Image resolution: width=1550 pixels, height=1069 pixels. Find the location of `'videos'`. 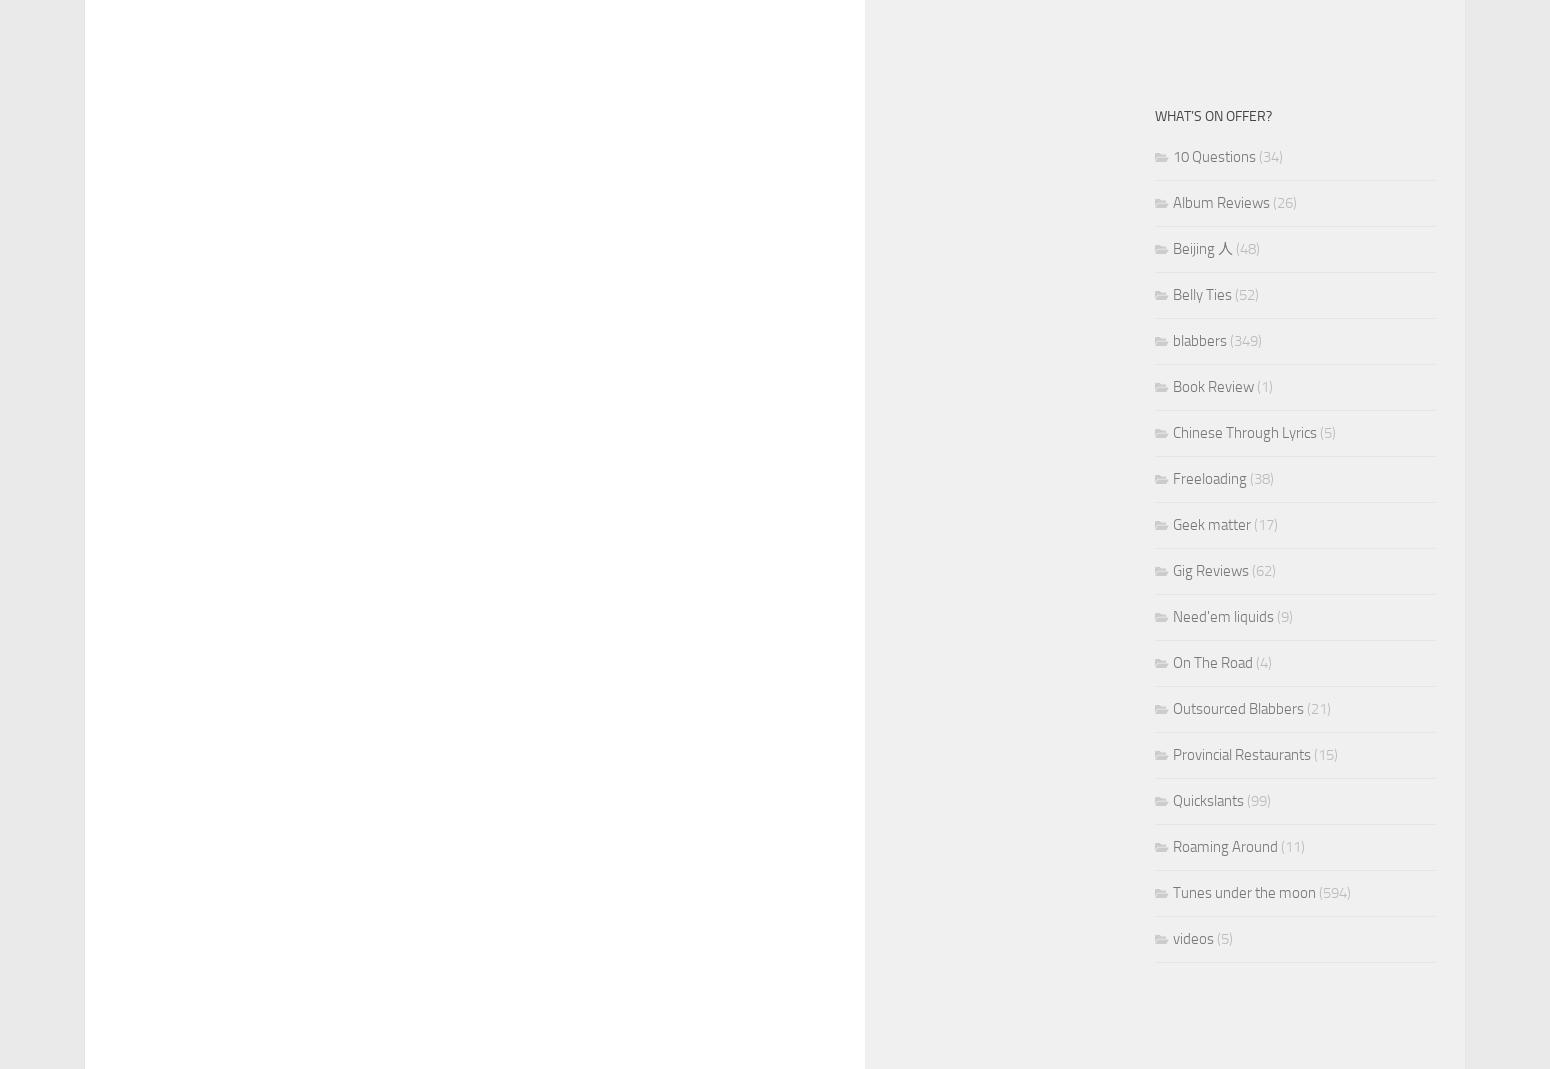

'videos' is located at coordinates (1173, 938).